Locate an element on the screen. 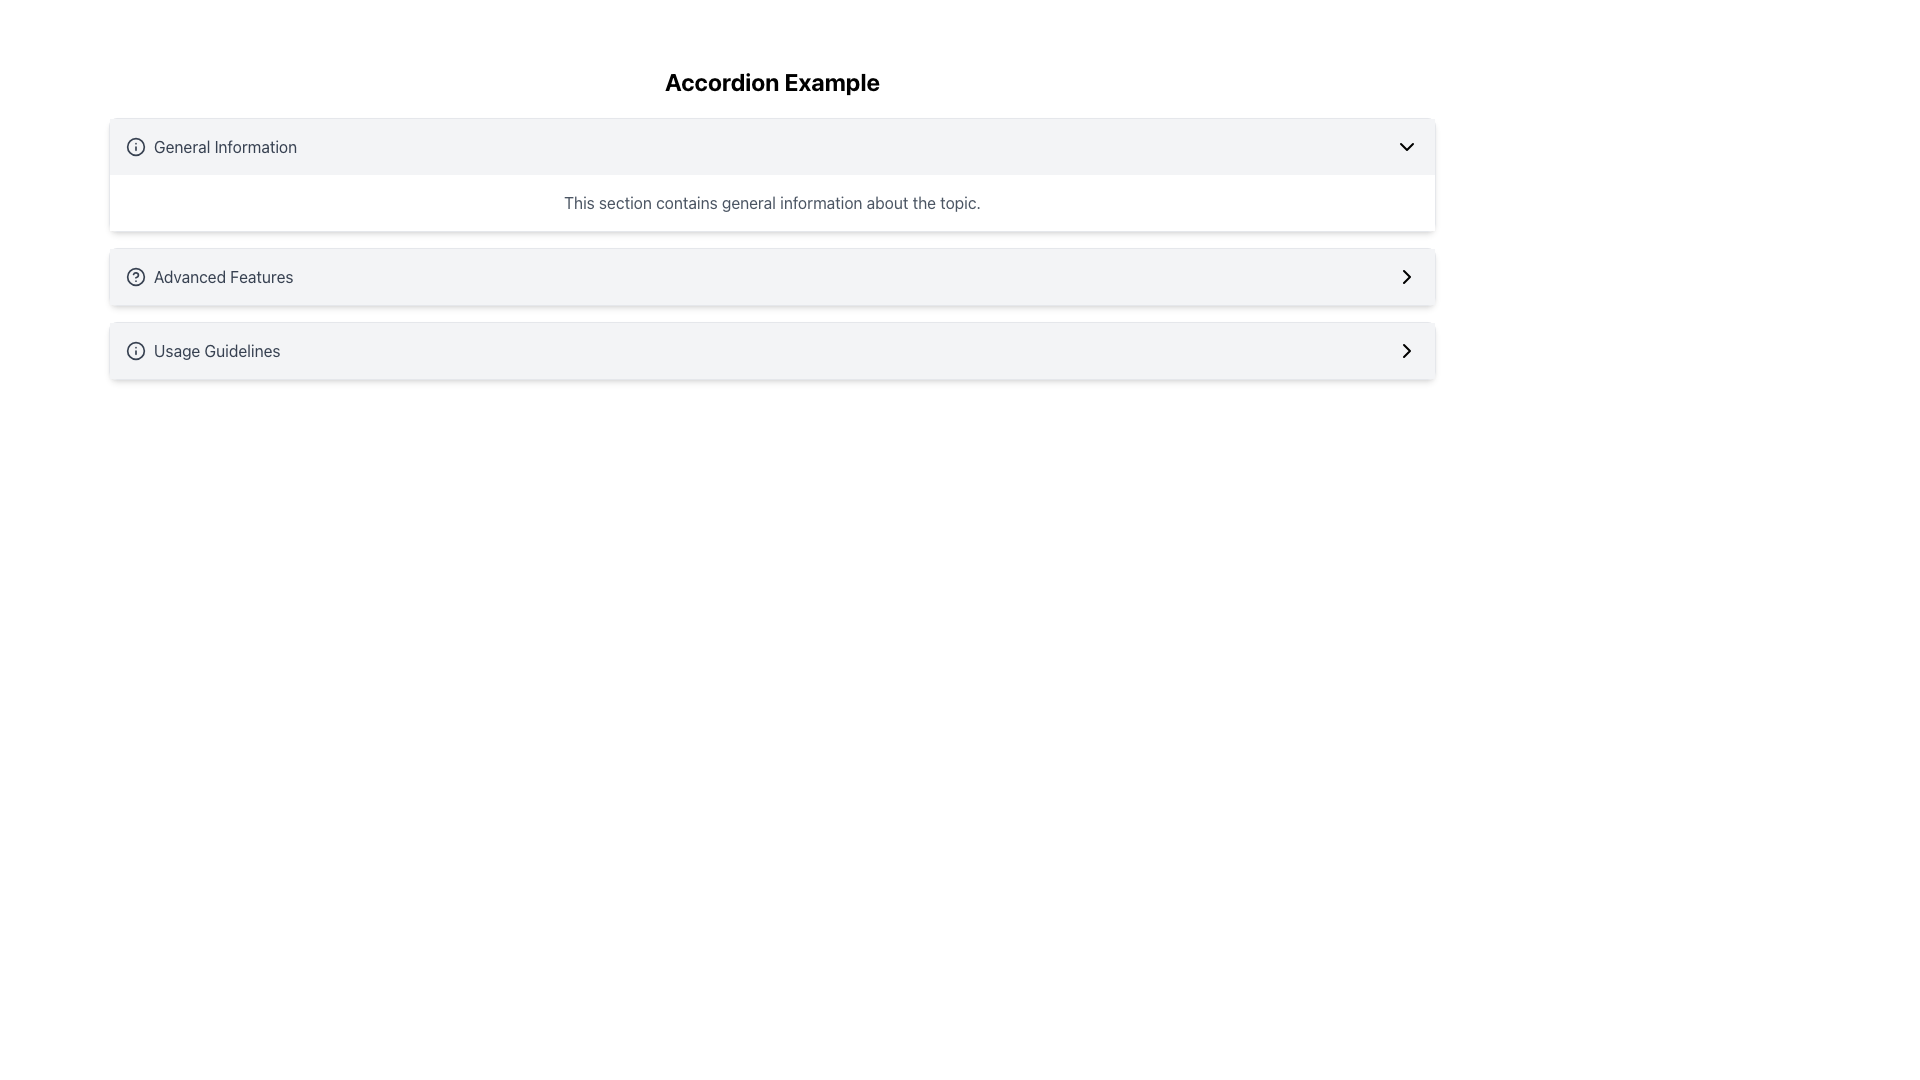  the interactive help icon located to the left of the 'Advanced Features' text is located at coordinates (134, 277).